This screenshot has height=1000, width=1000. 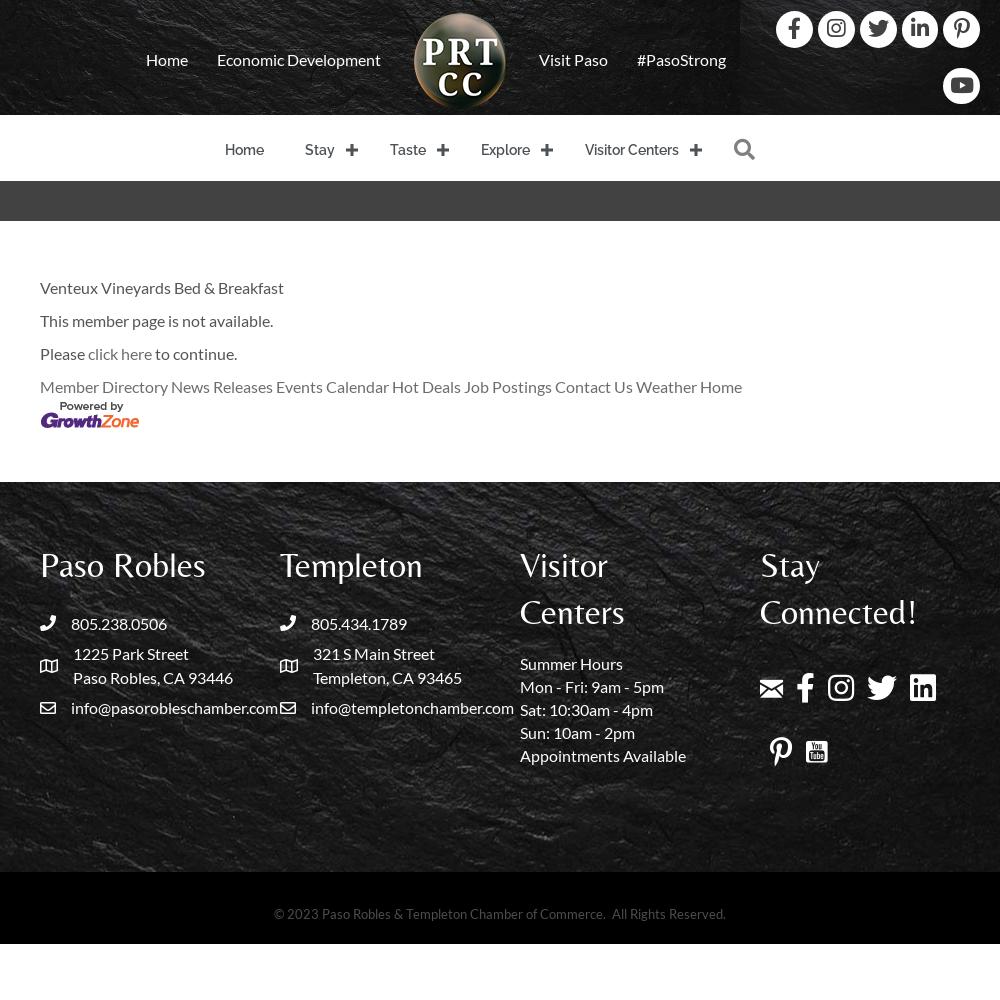 What do you see at coordinates (837, 587) in the screenshot?
I see `'Stay Connected!'` at bounding box center [837, 587].